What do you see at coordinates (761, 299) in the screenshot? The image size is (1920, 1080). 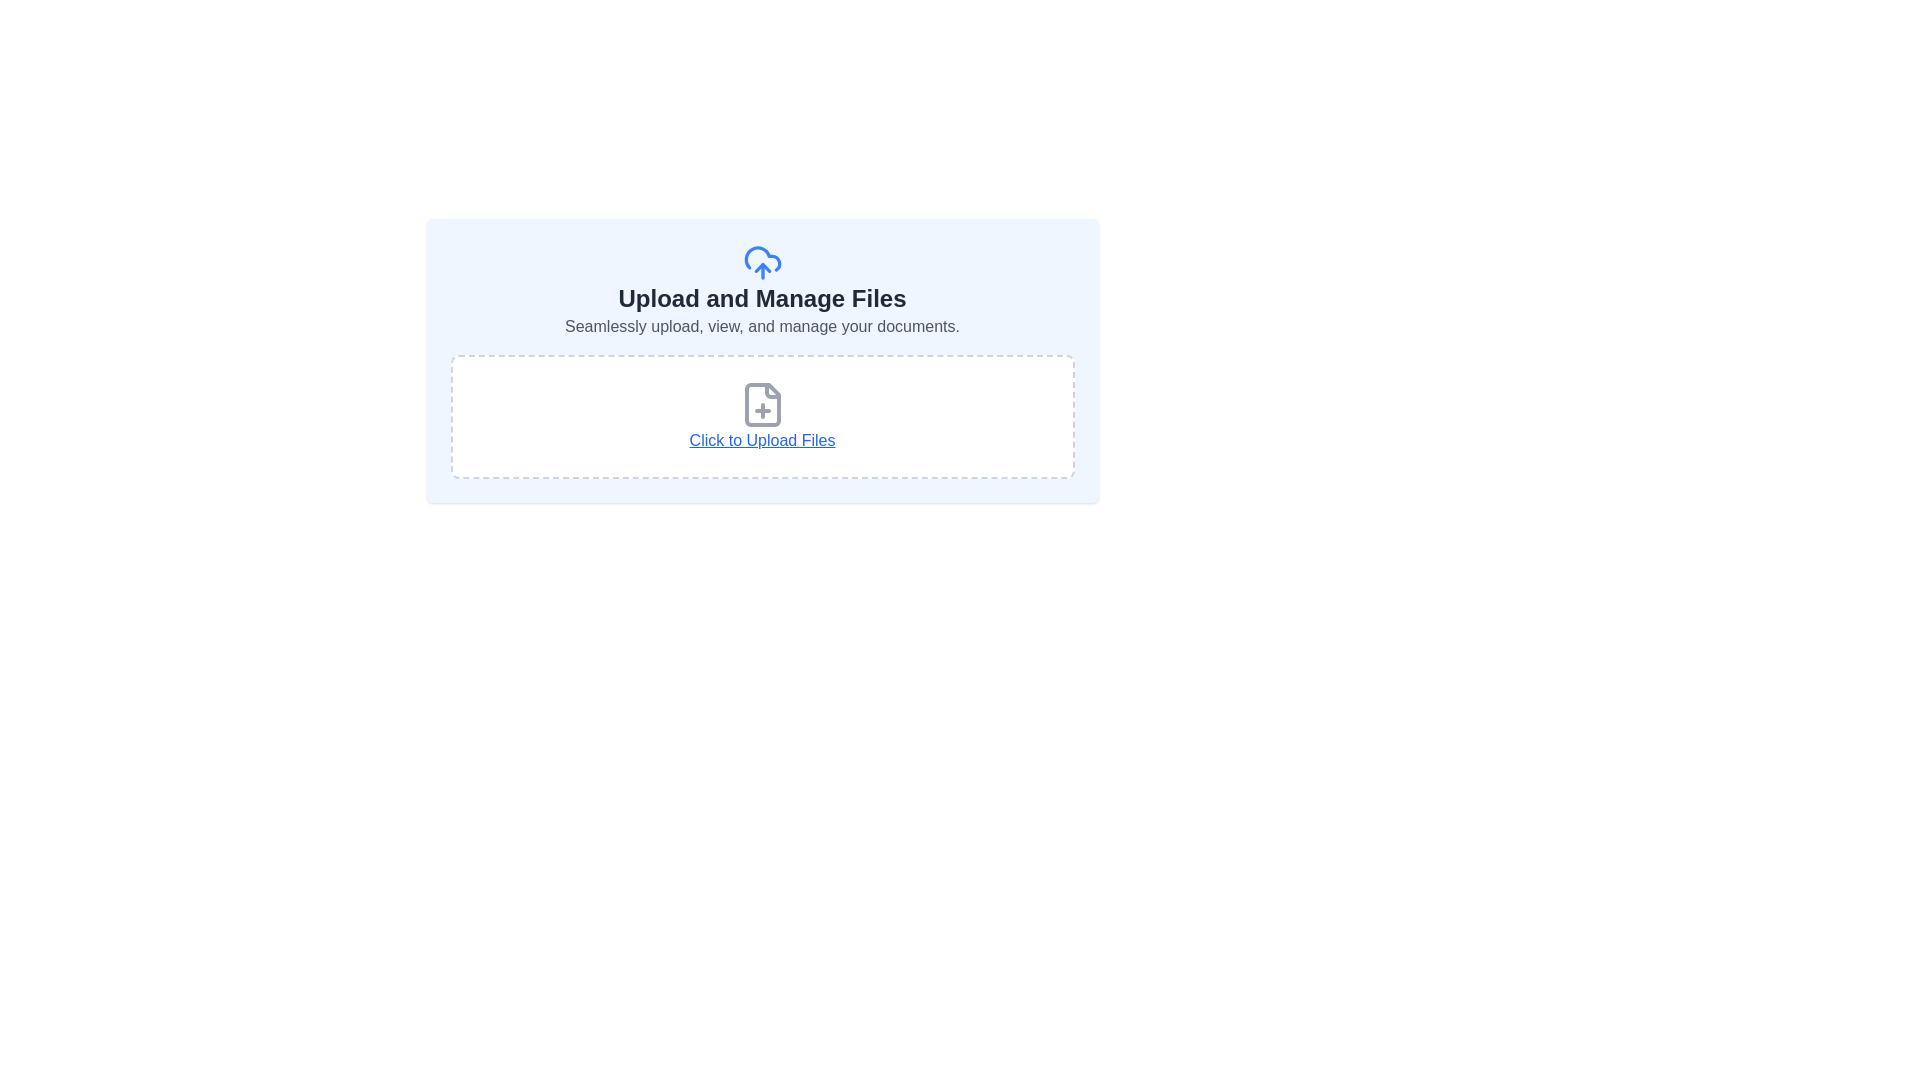 I see `text content of the bold and large text header displaying 'Upload and Manage Files', which is centered below an upload cloud icon` at bounding box center [761, 299].